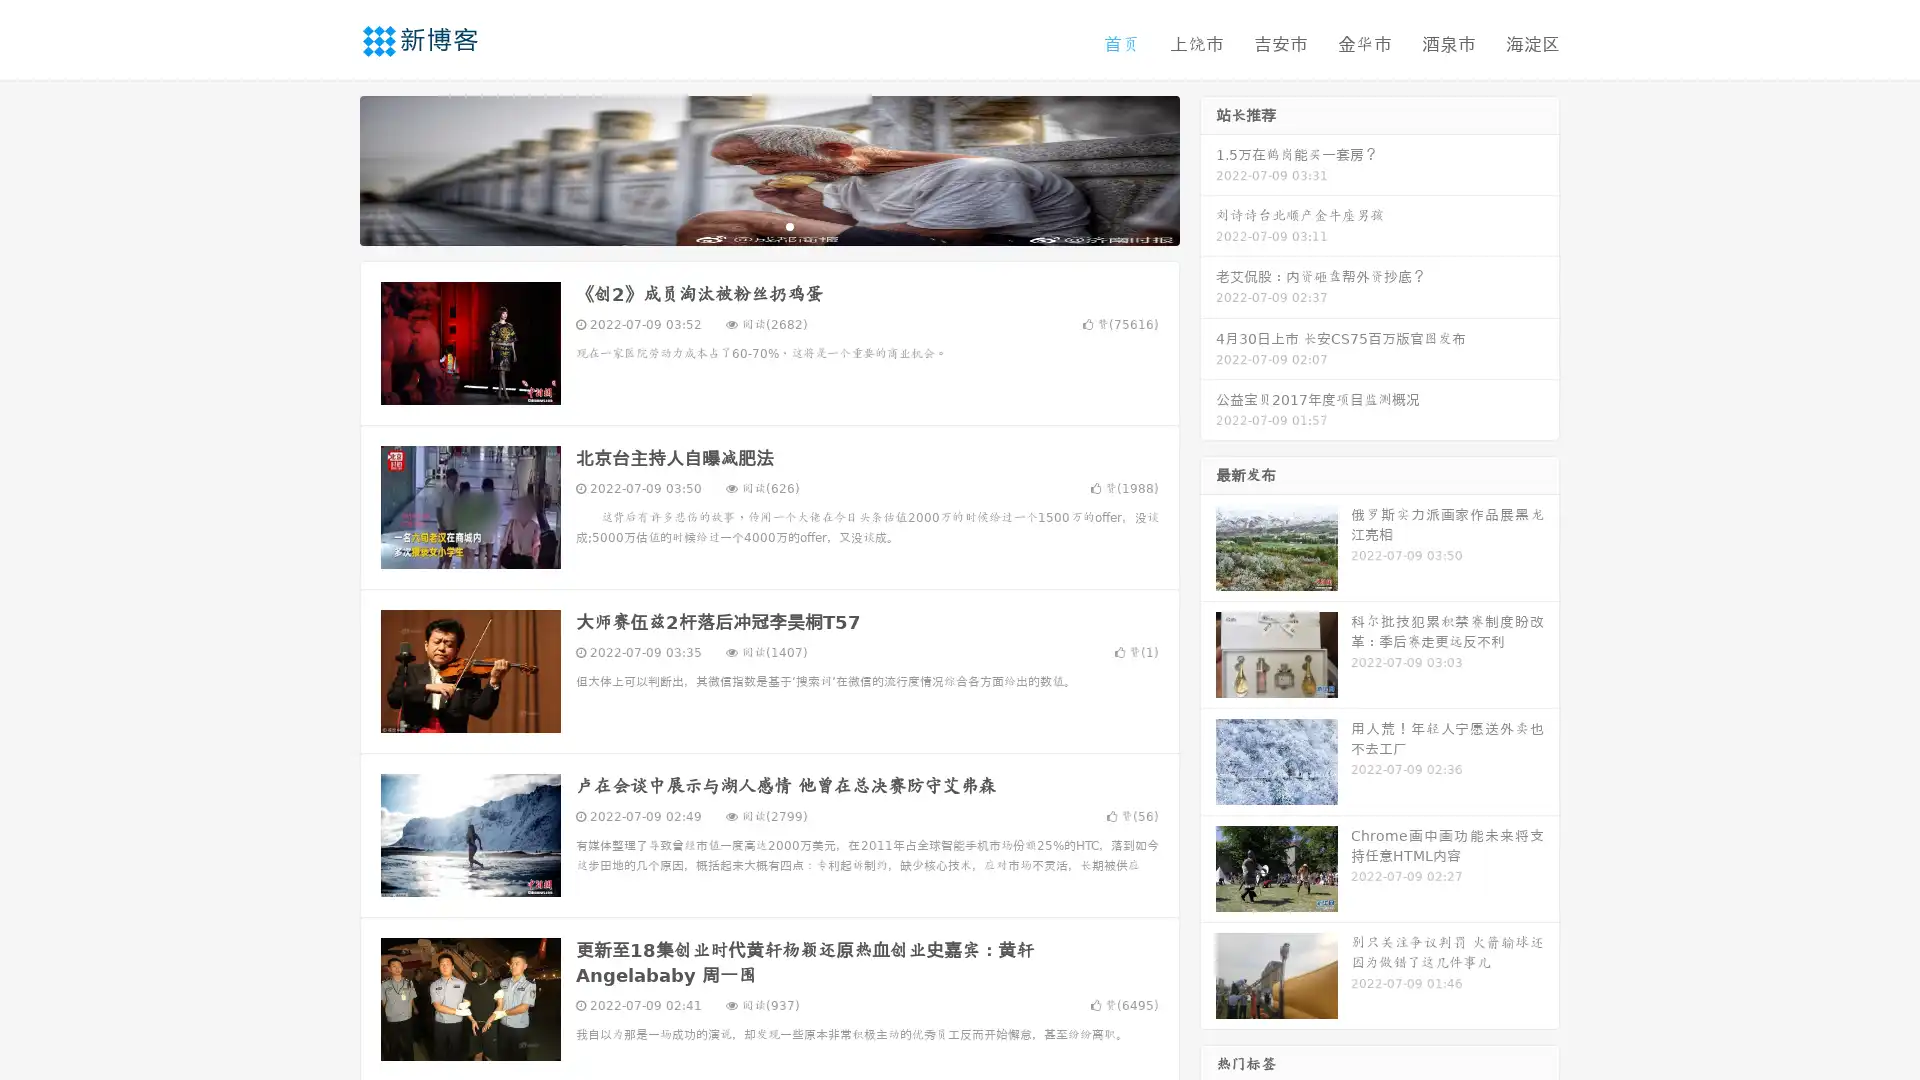 The height and width of the screenshot is (1080, 1920). I want to click on Go to slide 2, so click(768, 225).